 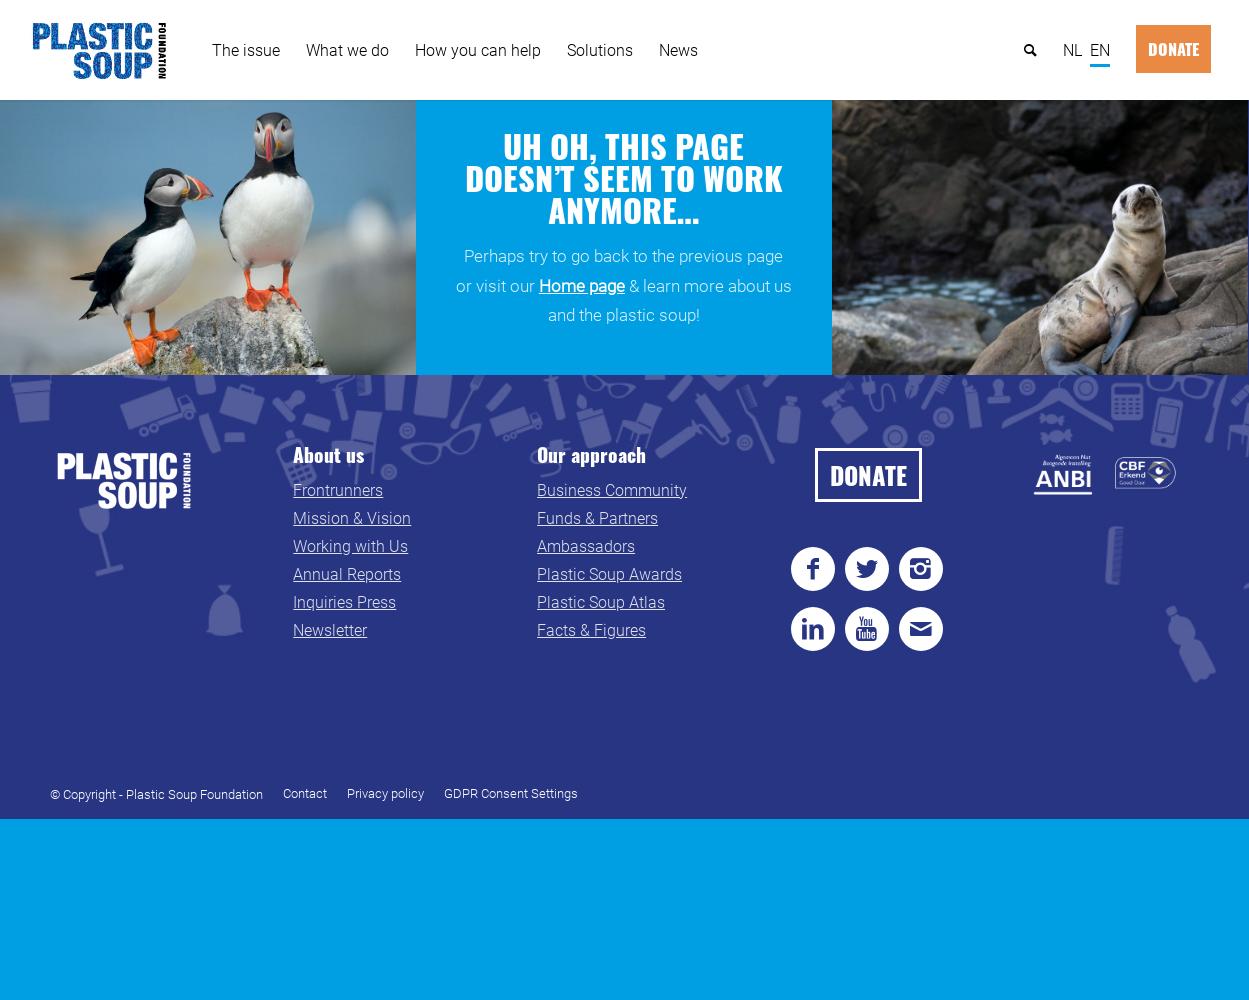 I want to click on 'How you can help', so click(x=477, y=49).